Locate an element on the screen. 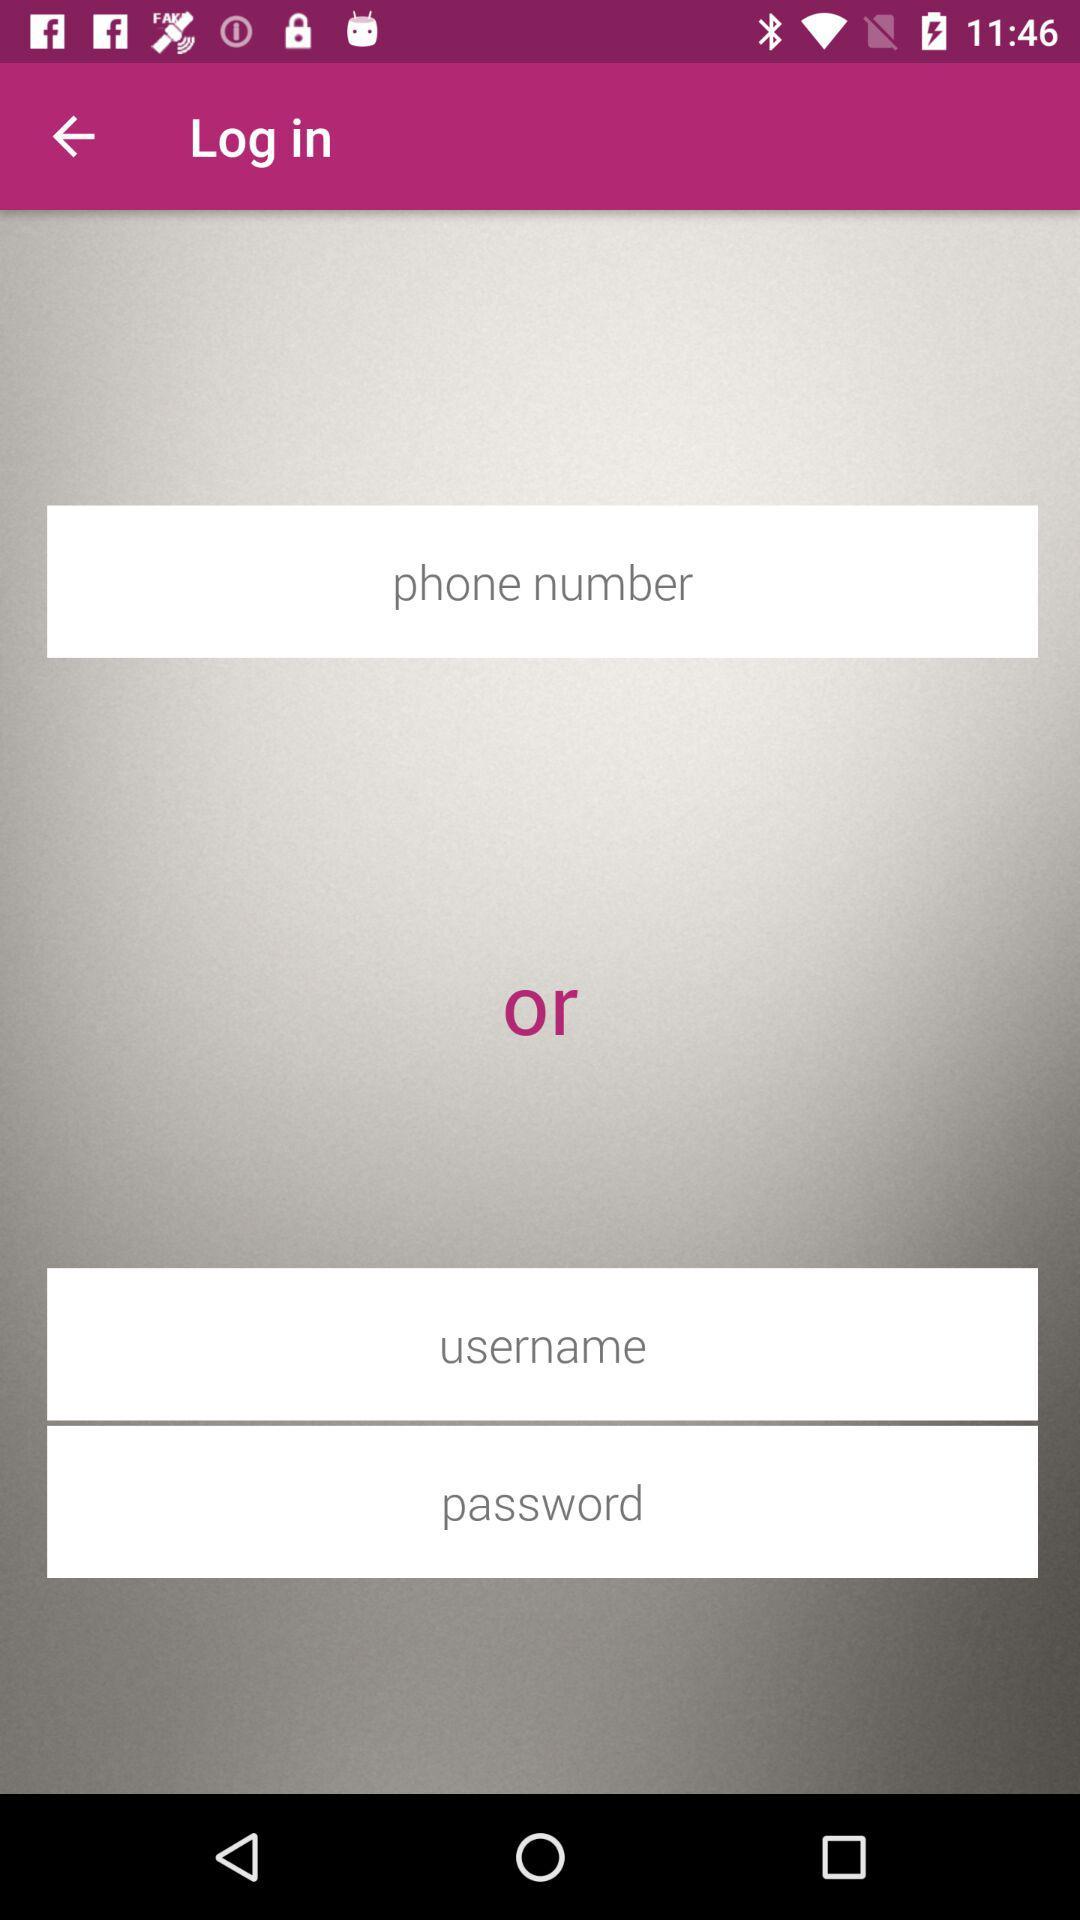 This screenshot has height=1920, width=1080. using phone number is located at coordinates (542, 580).